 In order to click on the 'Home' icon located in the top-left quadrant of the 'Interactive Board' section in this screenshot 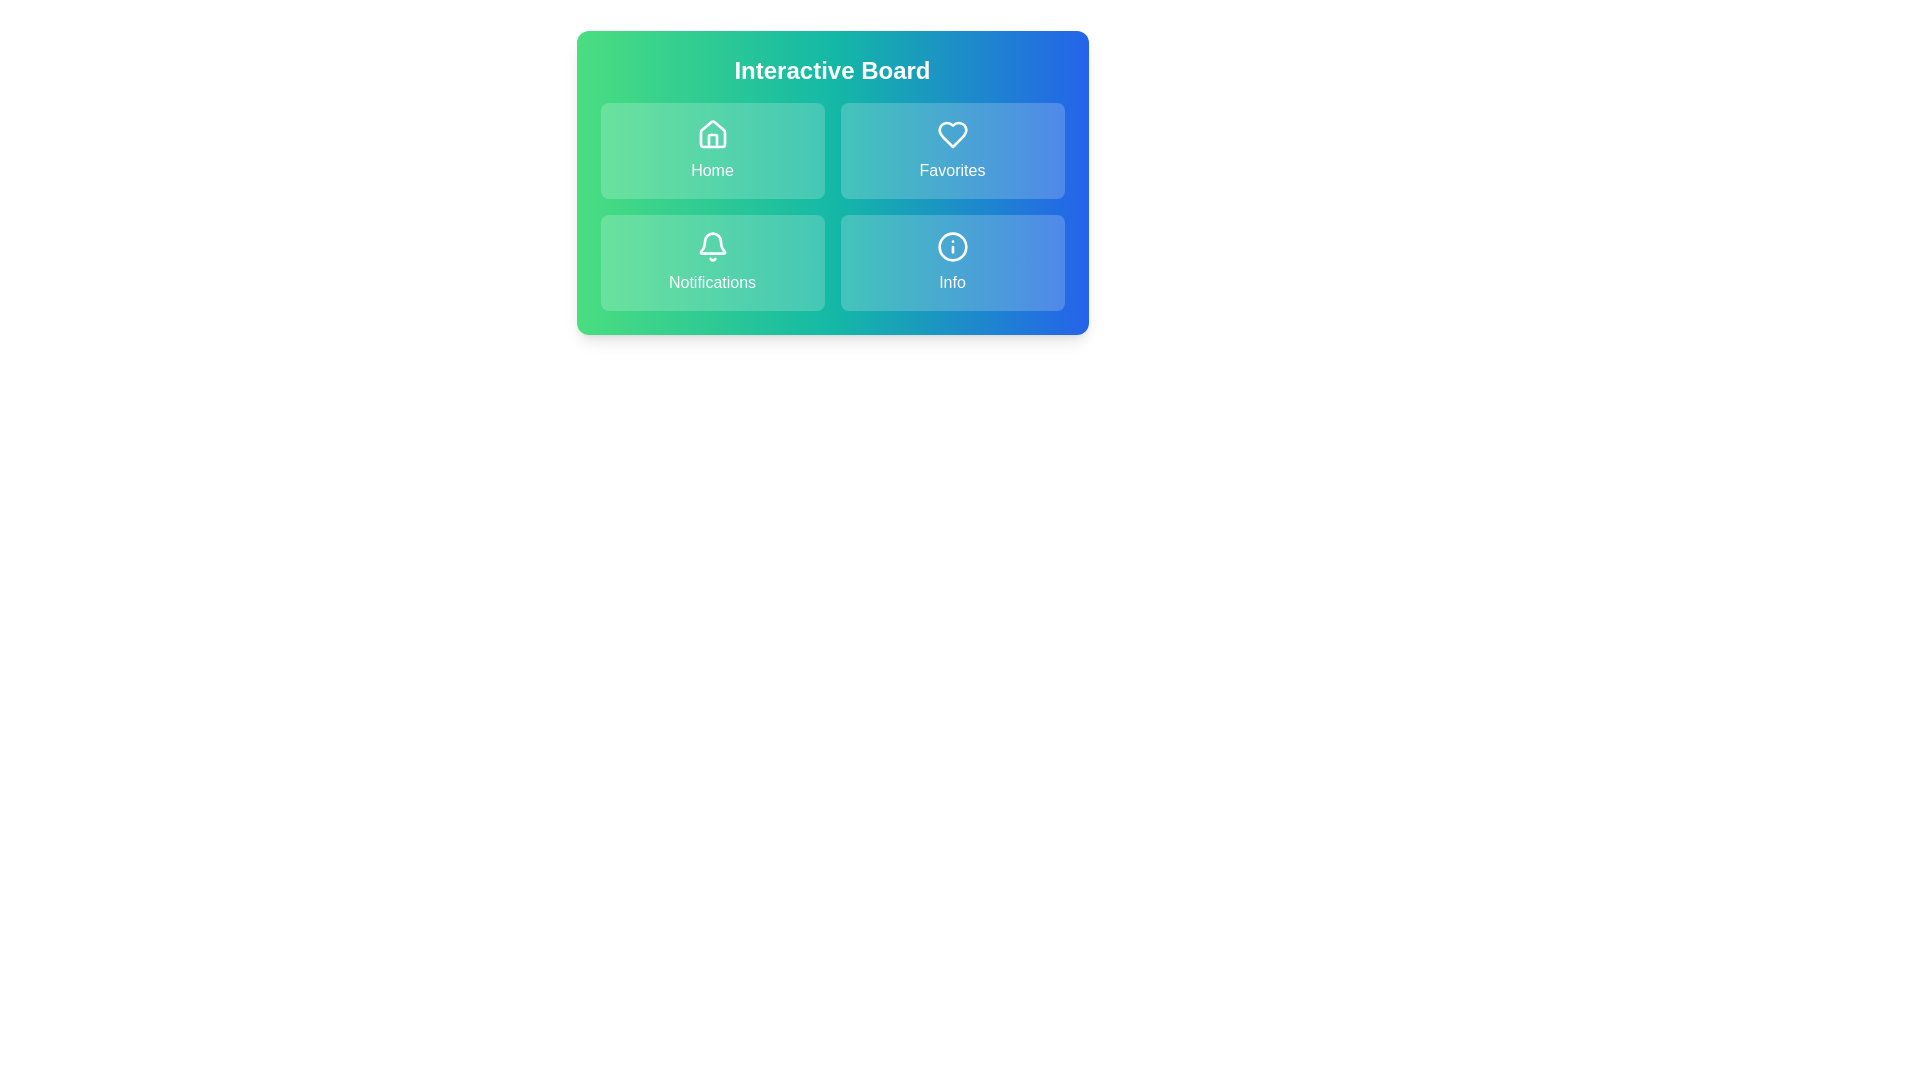, I will do `click(712, 135)`.